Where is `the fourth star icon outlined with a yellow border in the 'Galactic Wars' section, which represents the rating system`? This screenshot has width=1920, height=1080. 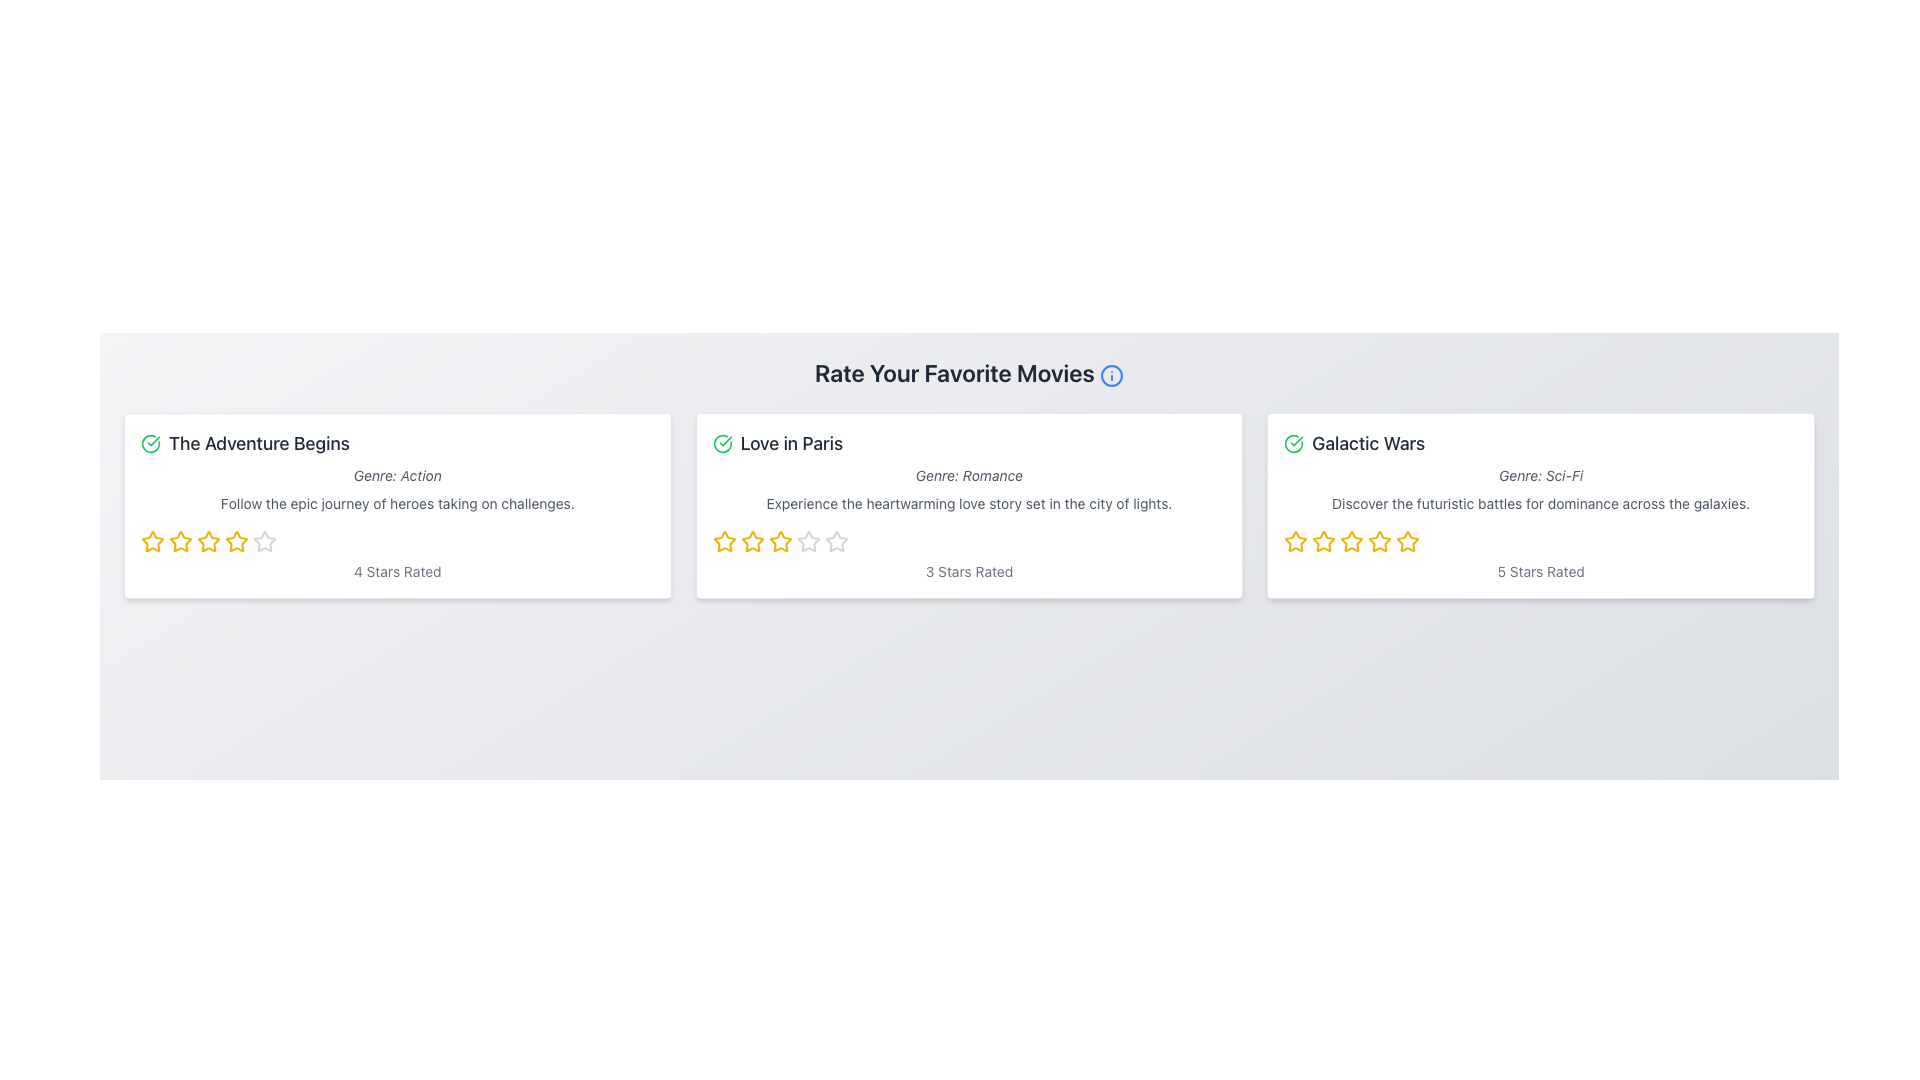
the fourth star icon outlined with a yellow border in the 'Galactic Wars' section, which represents the rating system is located at coordinates (1379, 541).